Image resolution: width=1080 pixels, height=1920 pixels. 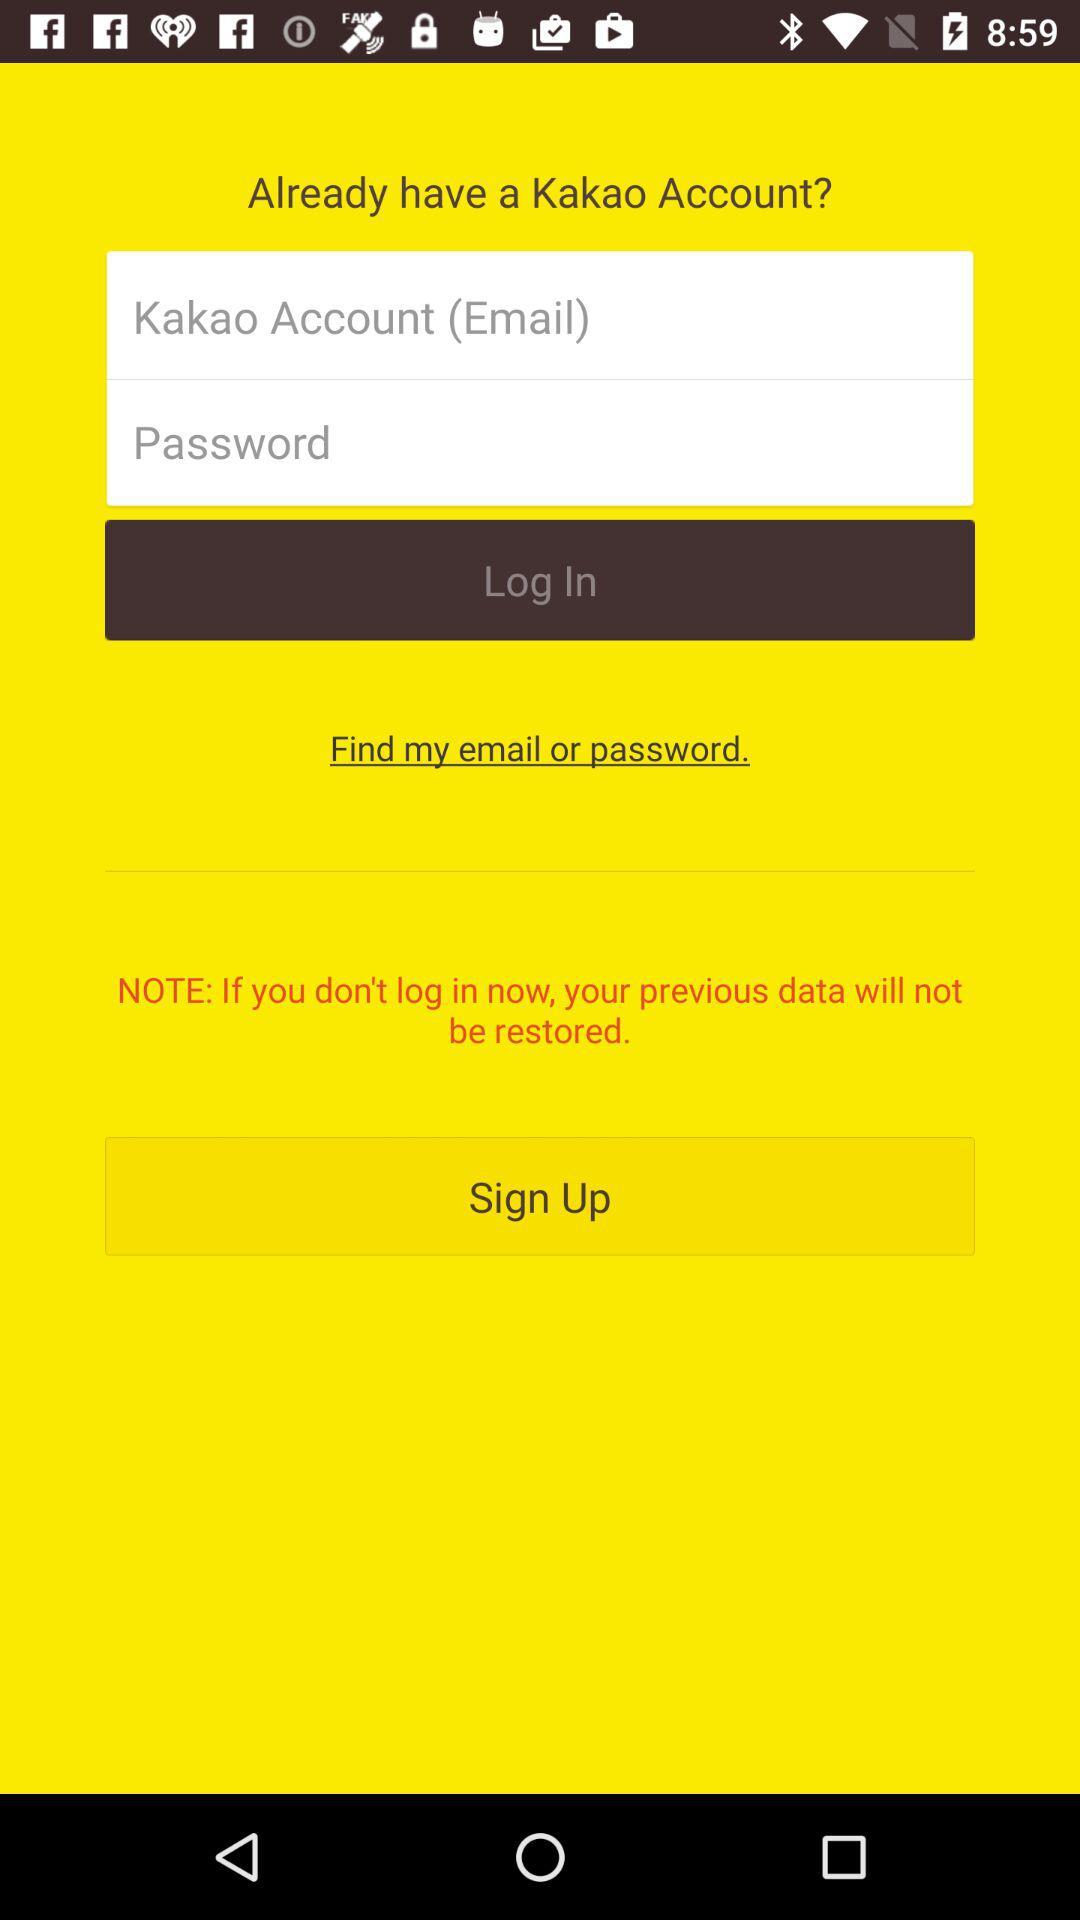 What do you see at coordinates (540, 1196) in the screenshot?
I see `item below the note if you icon` at bounding box center [540, 1196].